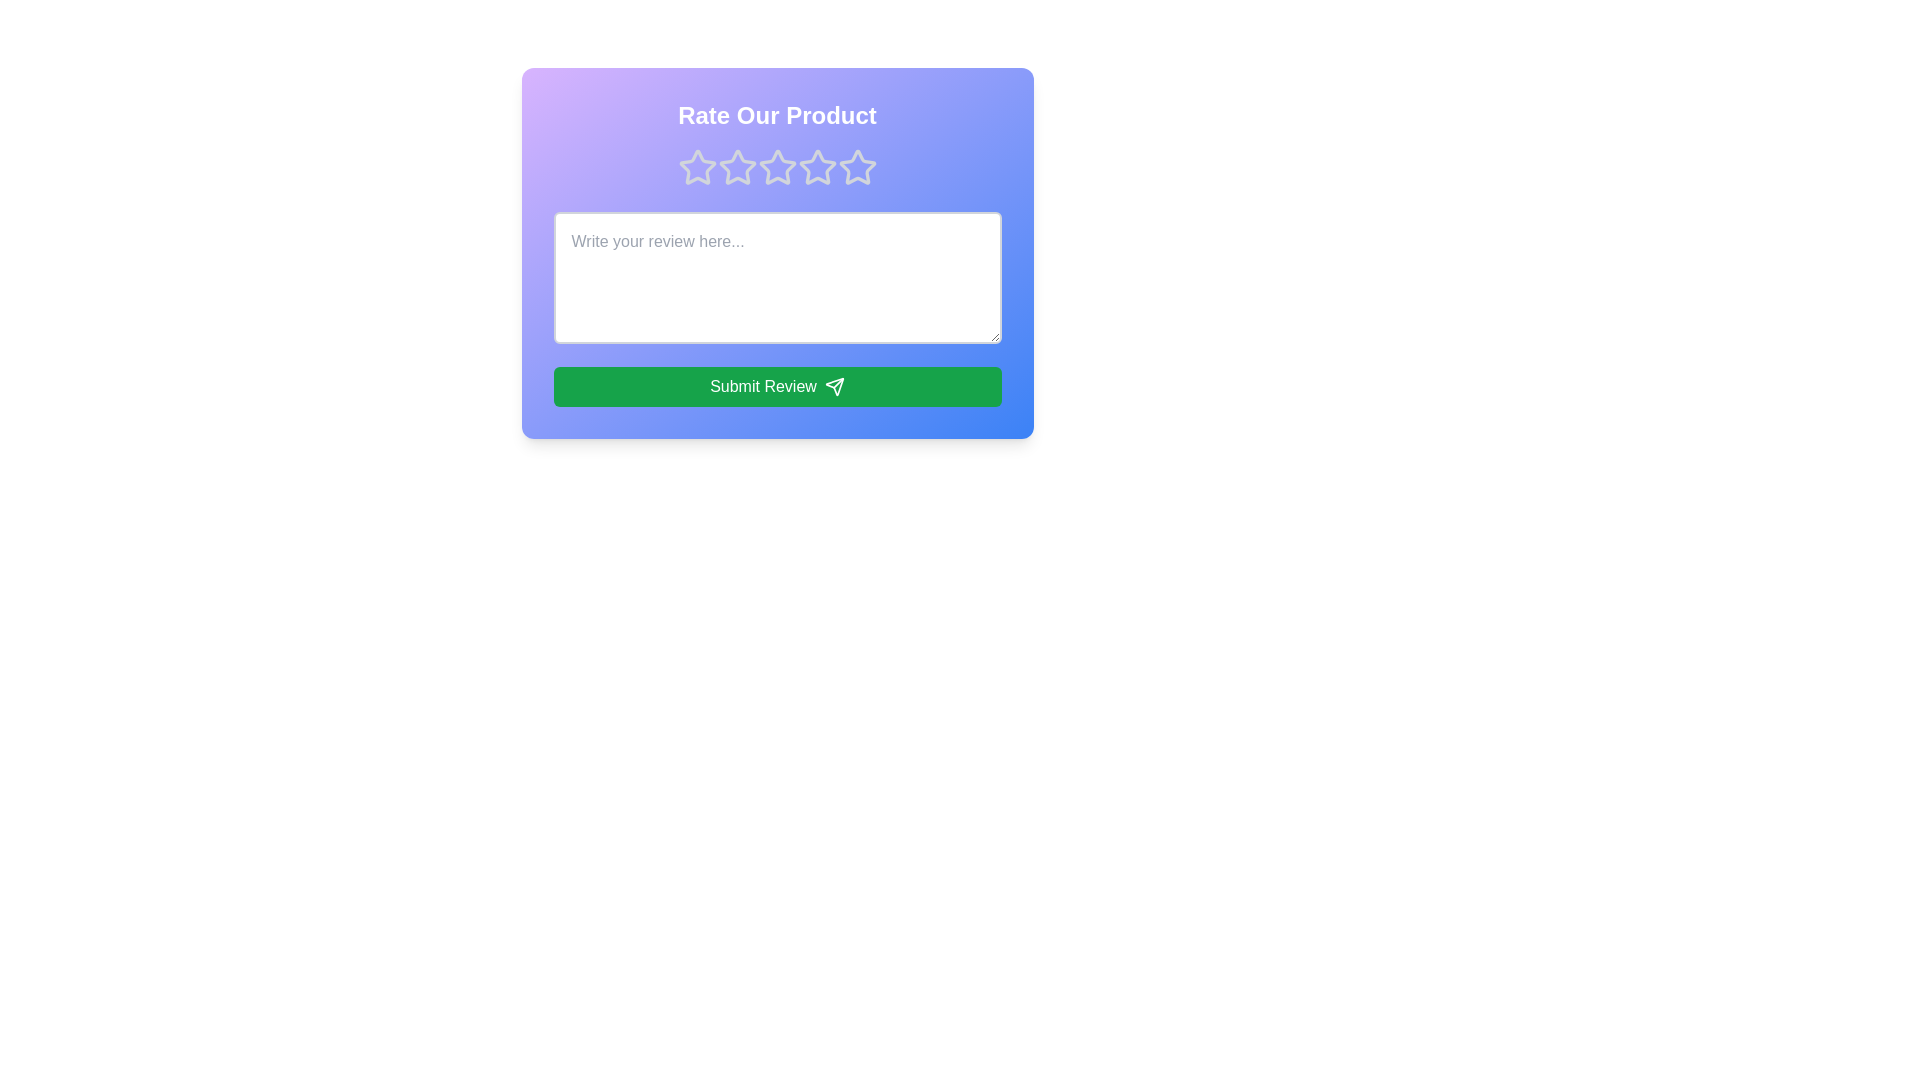  I want to click on the third star in the rating system, so click(776, 167).